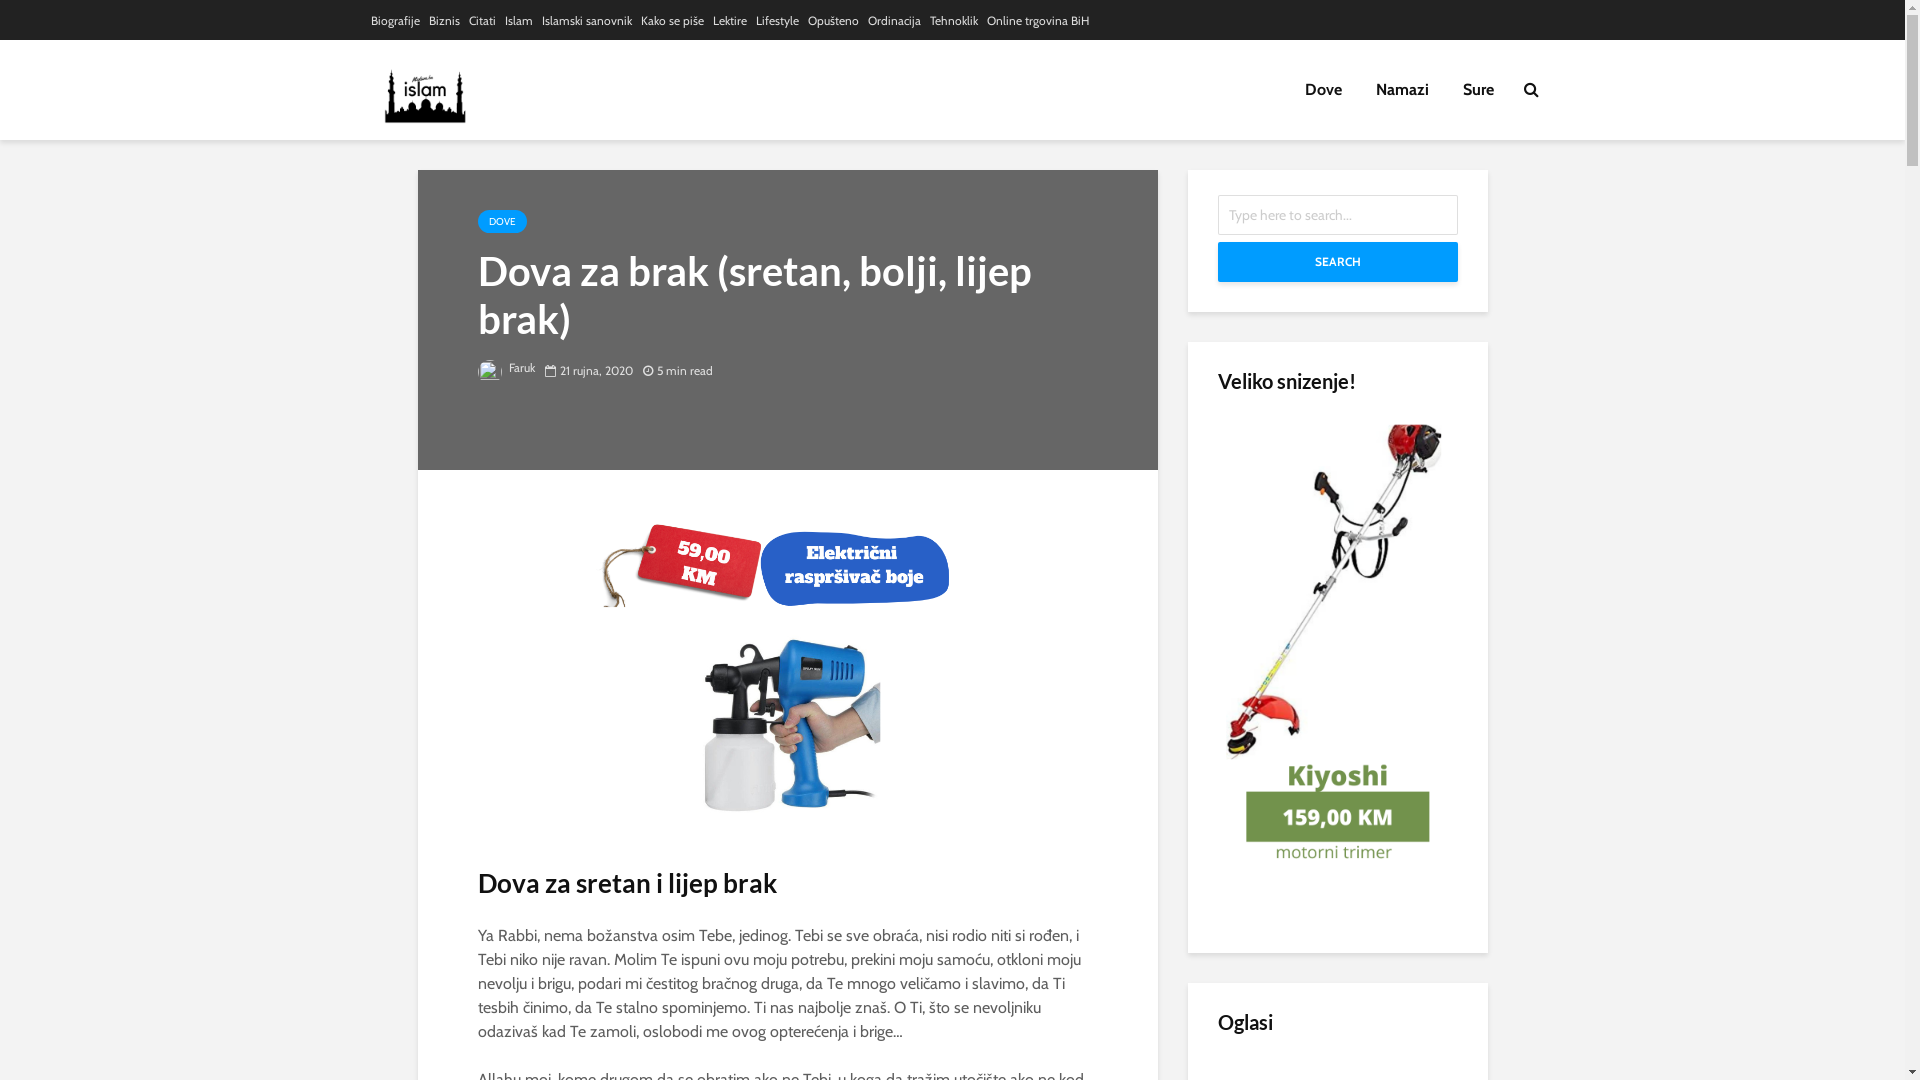 This screenshot has height=1080, width=1920. Describe the element at coordinates (1036, 20) in the screenshot. I see `'Online trgovina BiH'` at that location.